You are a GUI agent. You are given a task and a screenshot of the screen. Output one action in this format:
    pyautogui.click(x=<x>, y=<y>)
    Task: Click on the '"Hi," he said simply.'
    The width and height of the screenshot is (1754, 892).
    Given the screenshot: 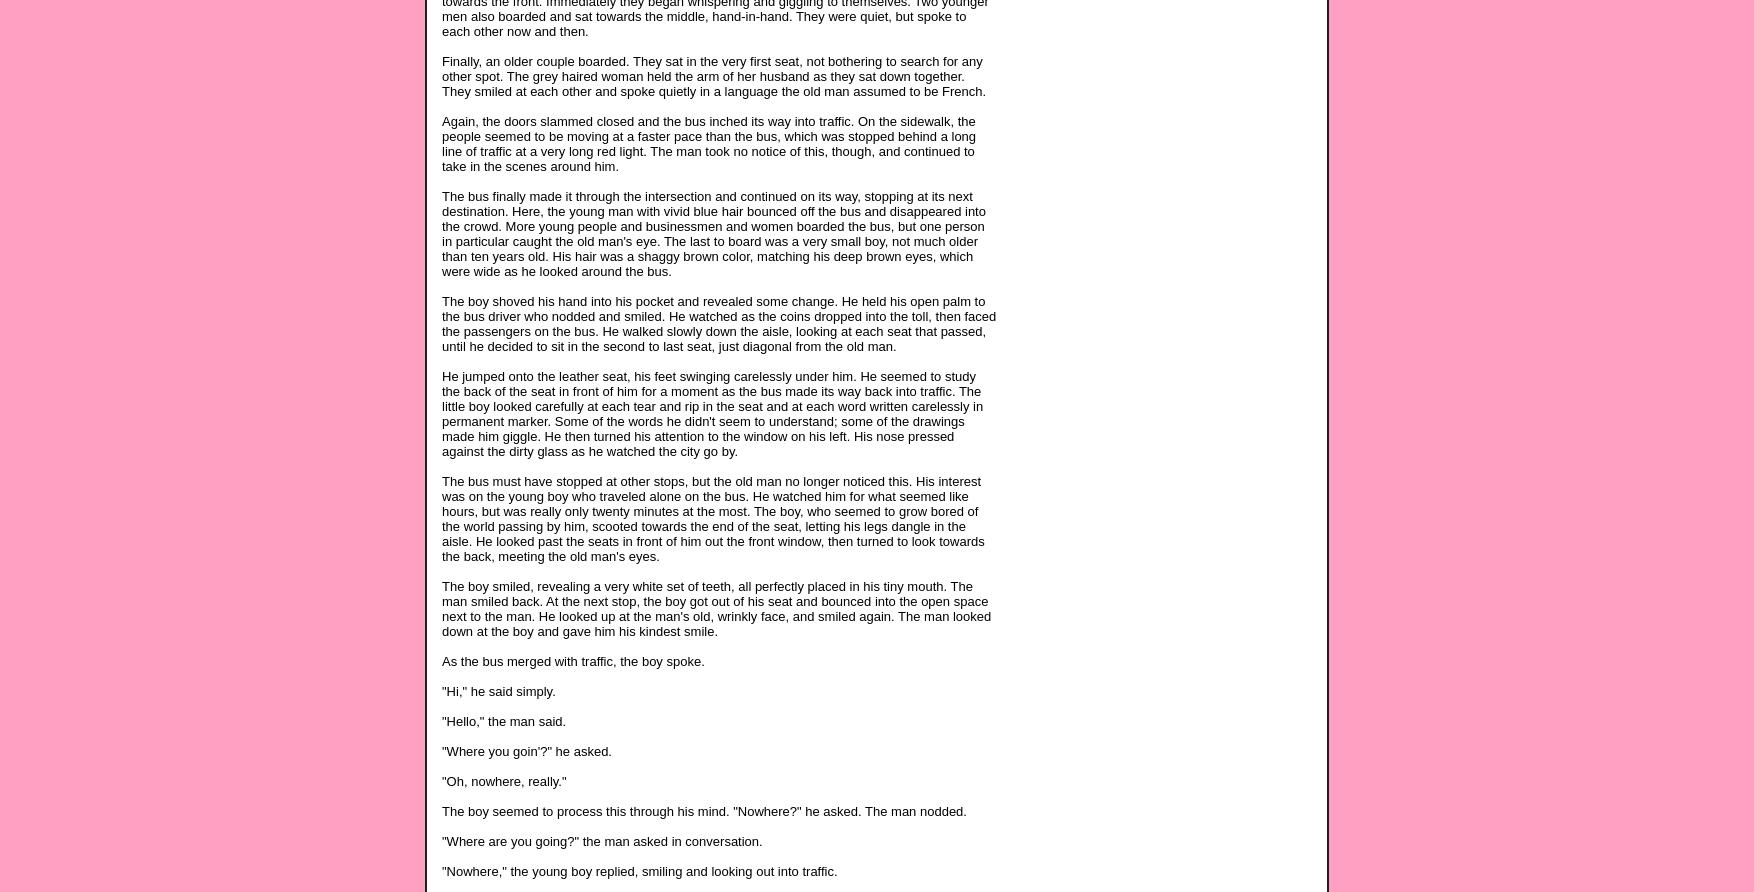 What is the action you would take?
    pyautogui.click(x=497, y=690)
    